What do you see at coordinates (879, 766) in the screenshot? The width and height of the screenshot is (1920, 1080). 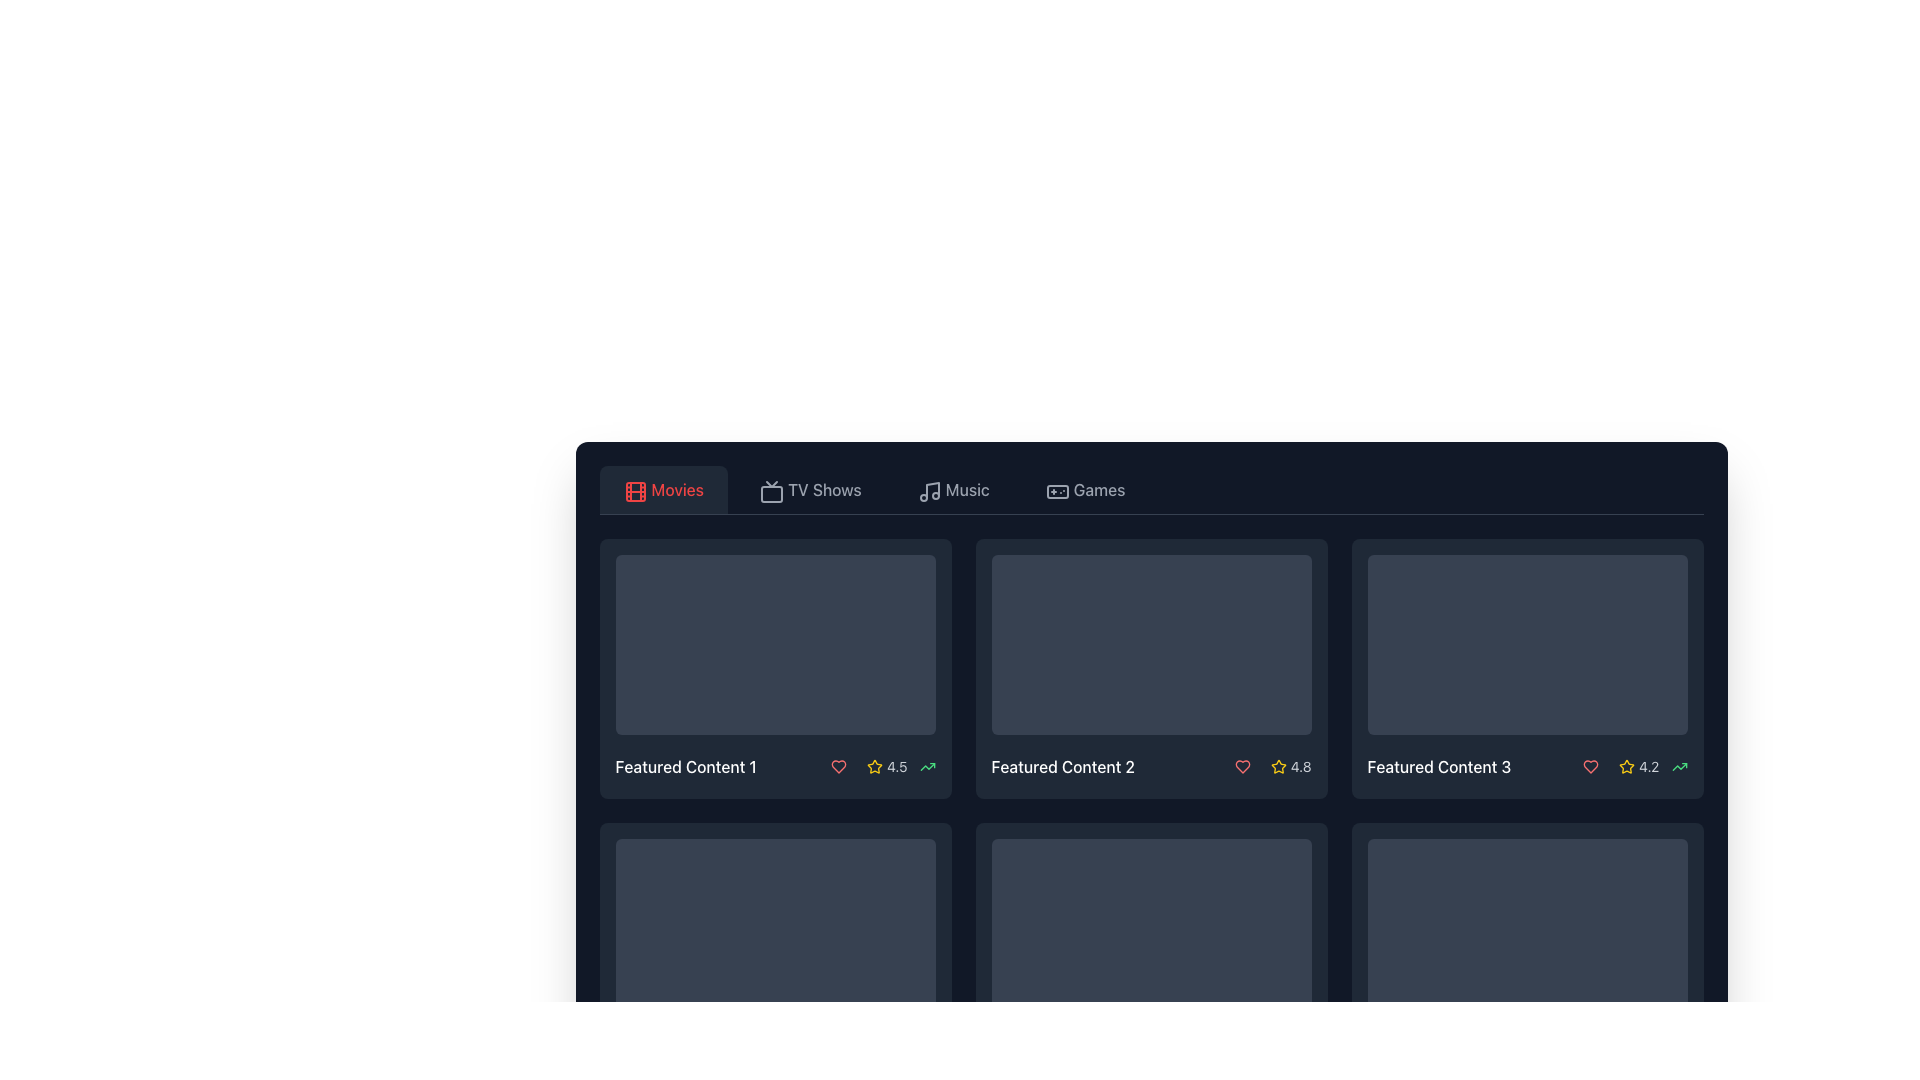 I see `the rating indicator displaying '4.5' next to a yellow star icon in the bottom-right section of the 'Featured Content 1' card` at bounding box center [879, 766].